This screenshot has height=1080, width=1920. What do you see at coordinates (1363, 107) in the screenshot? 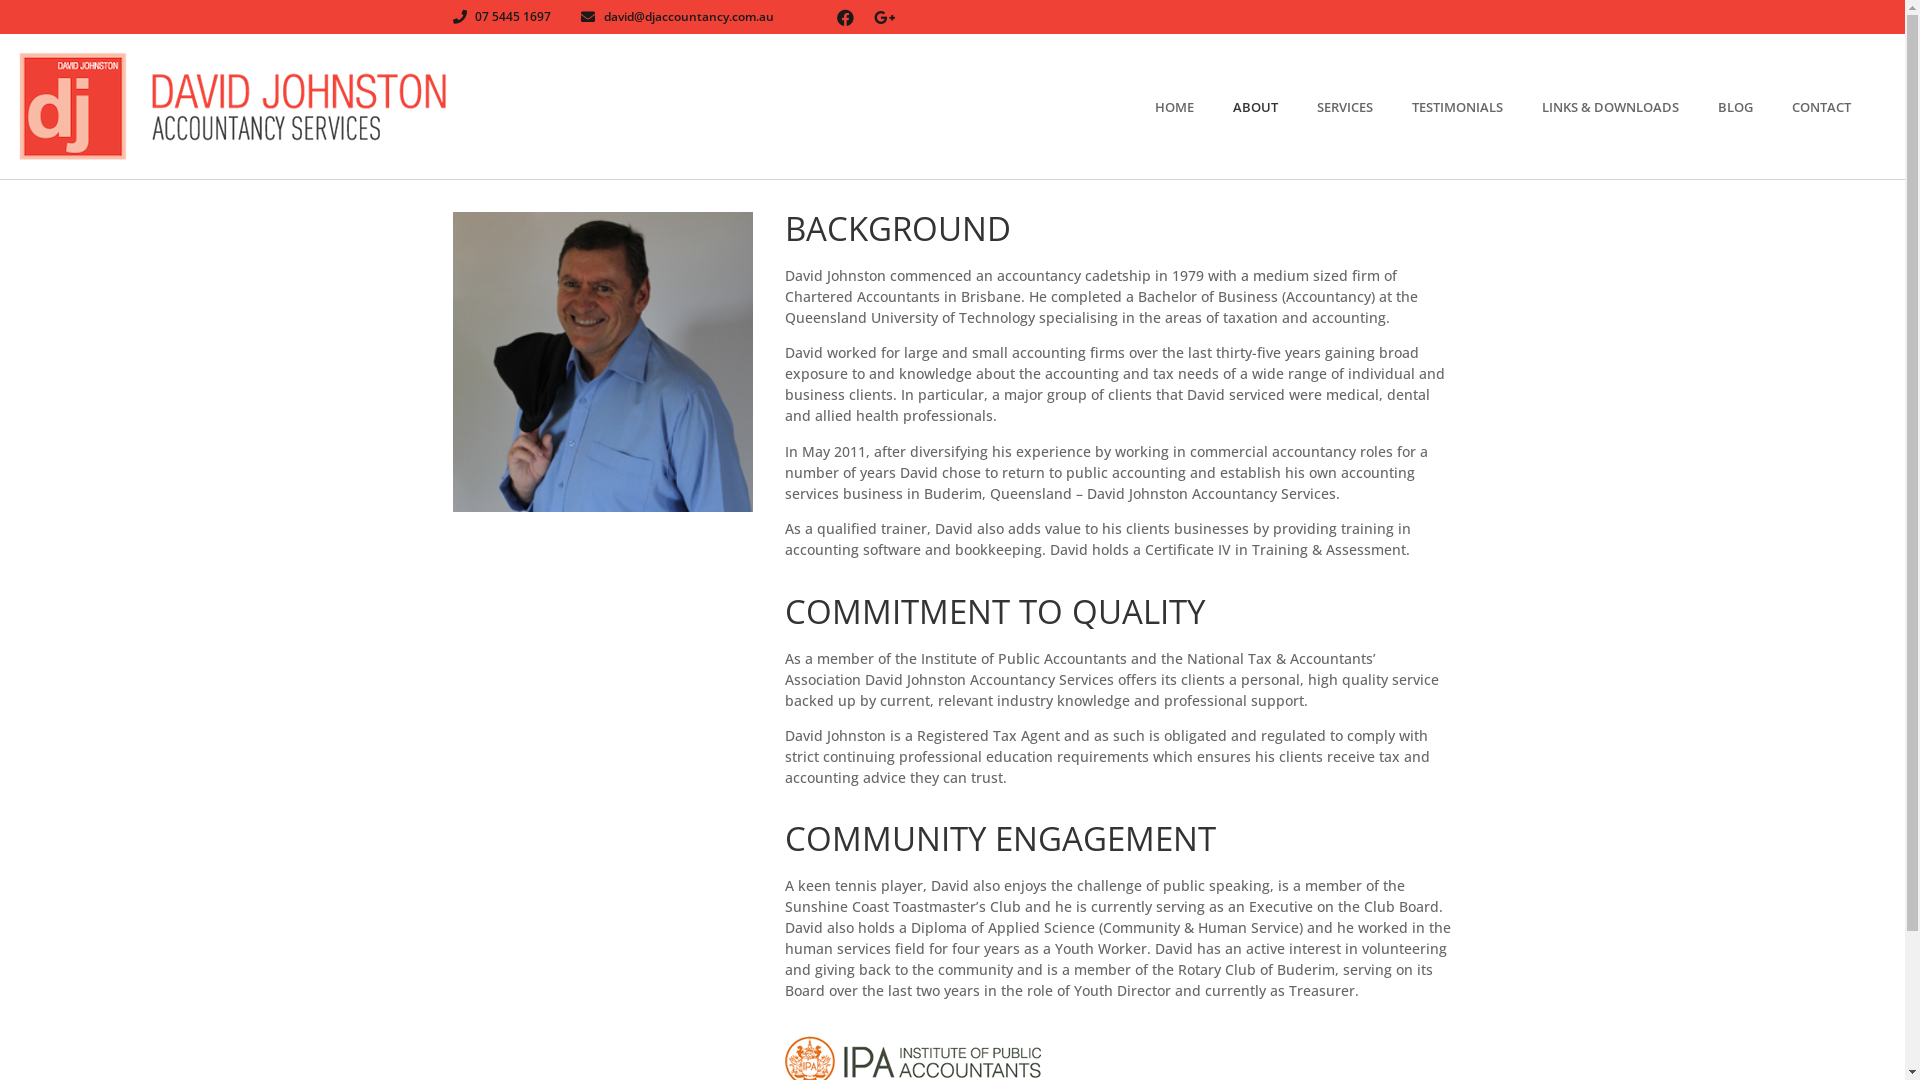
I see `'SERVICES'` at bounding box center [1363, 107].